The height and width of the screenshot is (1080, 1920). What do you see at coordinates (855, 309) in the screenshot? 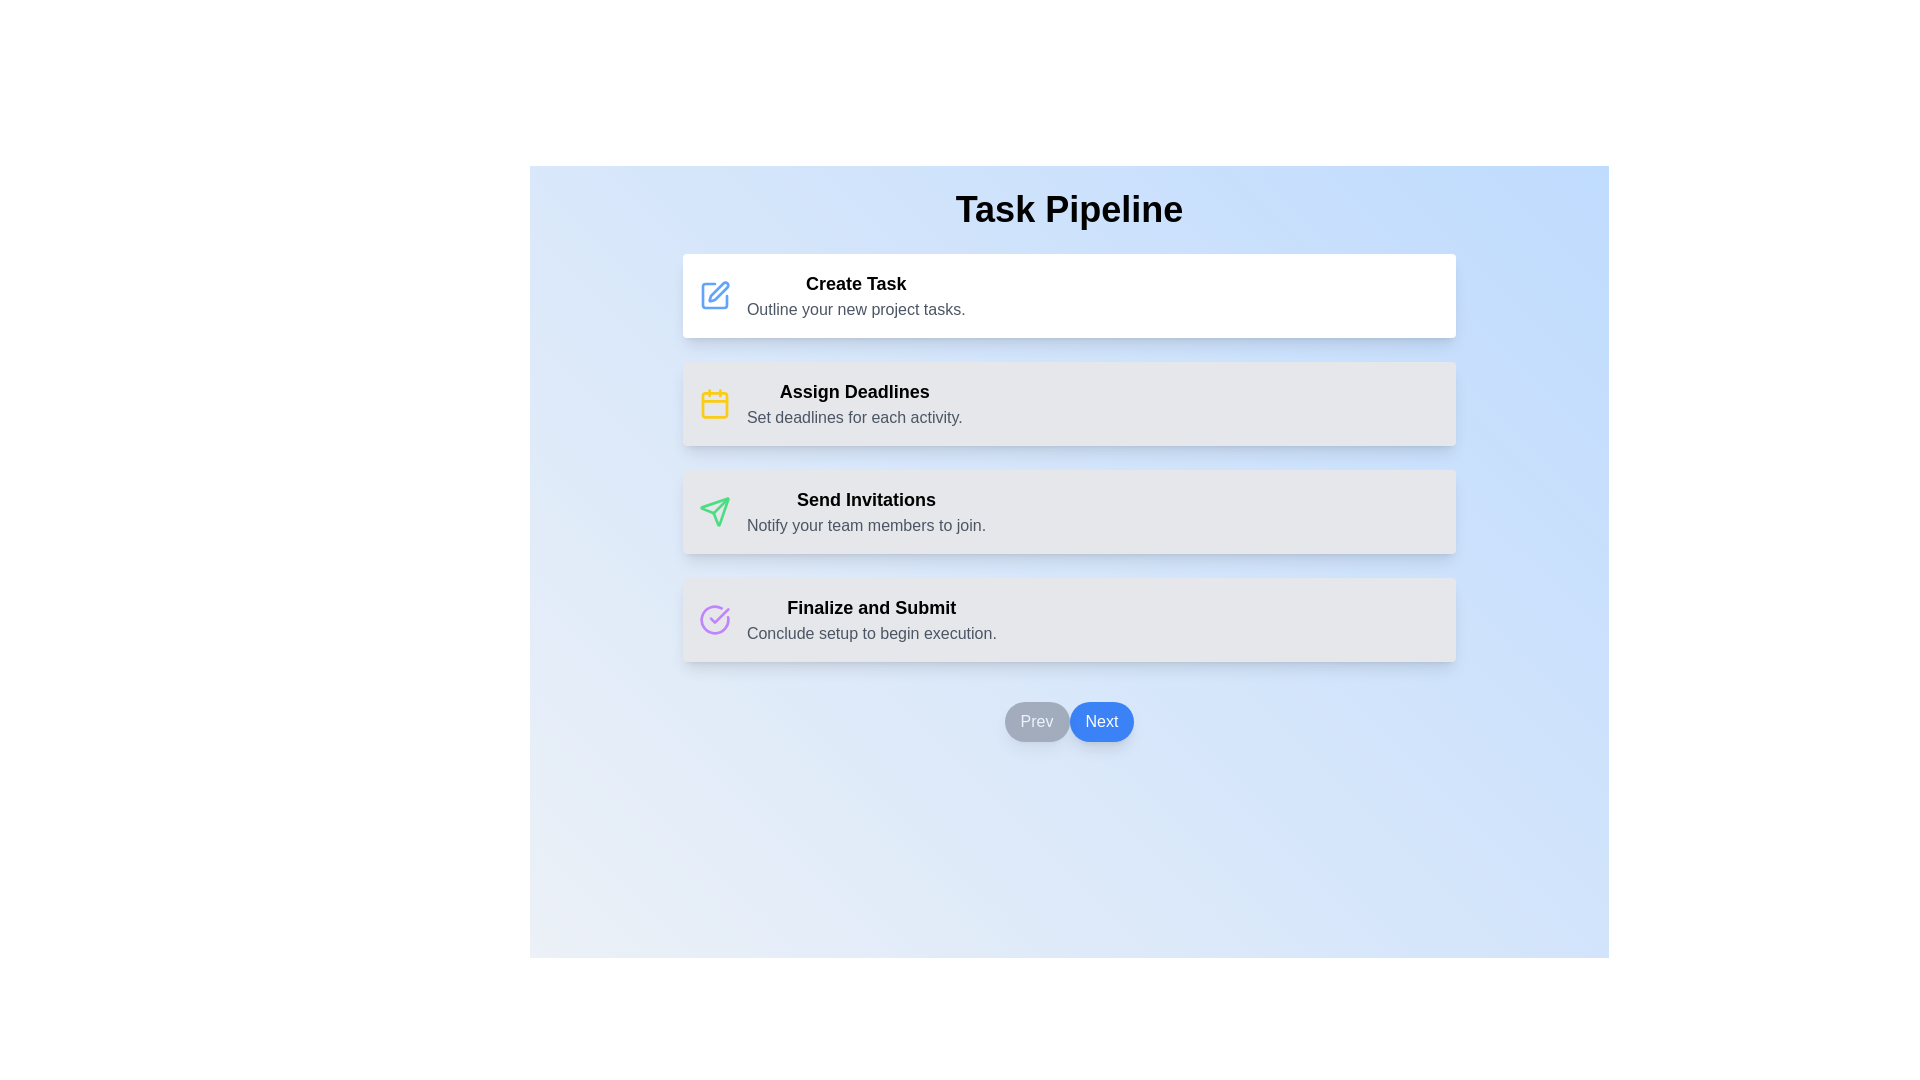
I see `the static text that clarifies the purpose of the 'Create Task' section, positioned directly below the heading 'Create Task.'` at bounding box center [855, 309].